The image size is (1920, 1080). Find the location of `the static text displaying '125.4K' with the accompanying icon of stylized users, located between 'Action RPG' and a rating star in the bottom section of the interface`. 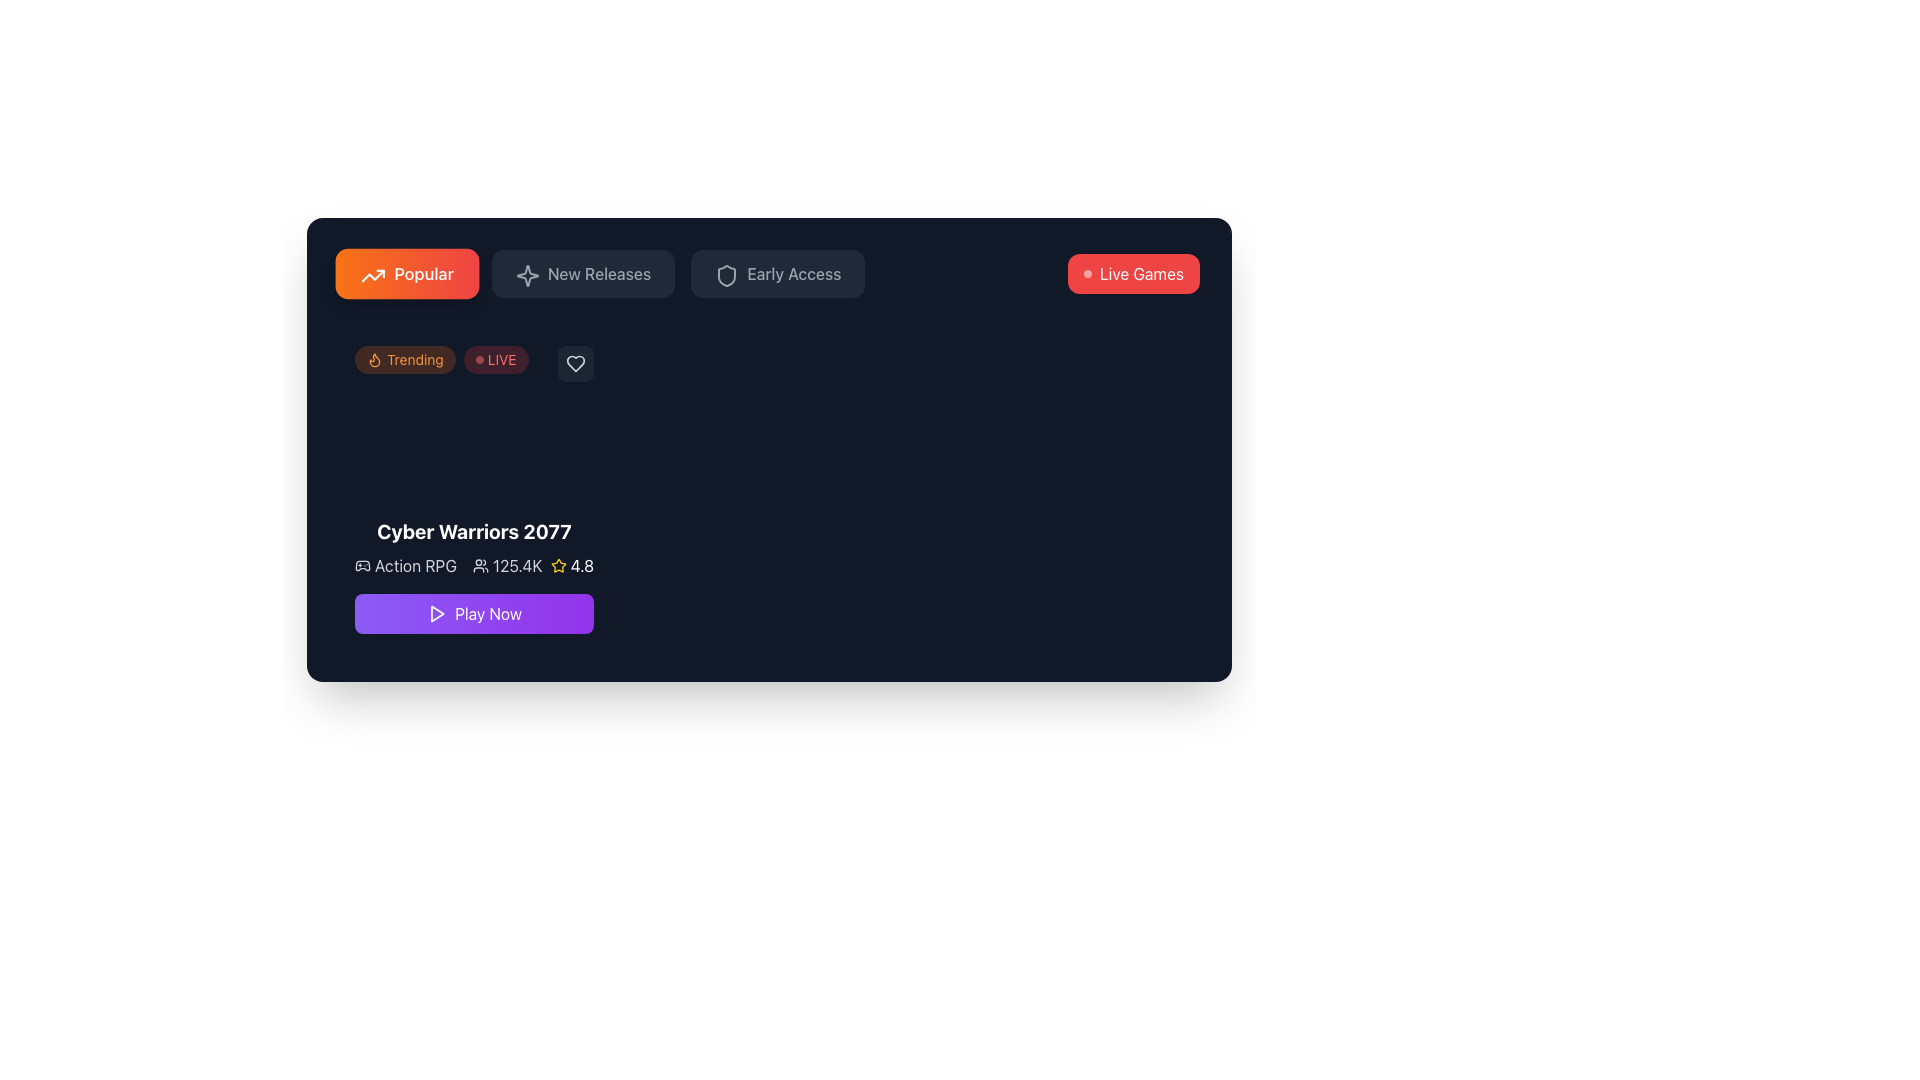

the static text displaying '125.4K' with the accompanying icon of stylized users, located between 'Action RPG' and a rating star in the bottom section of the interface is located at coordinates (507, 566).